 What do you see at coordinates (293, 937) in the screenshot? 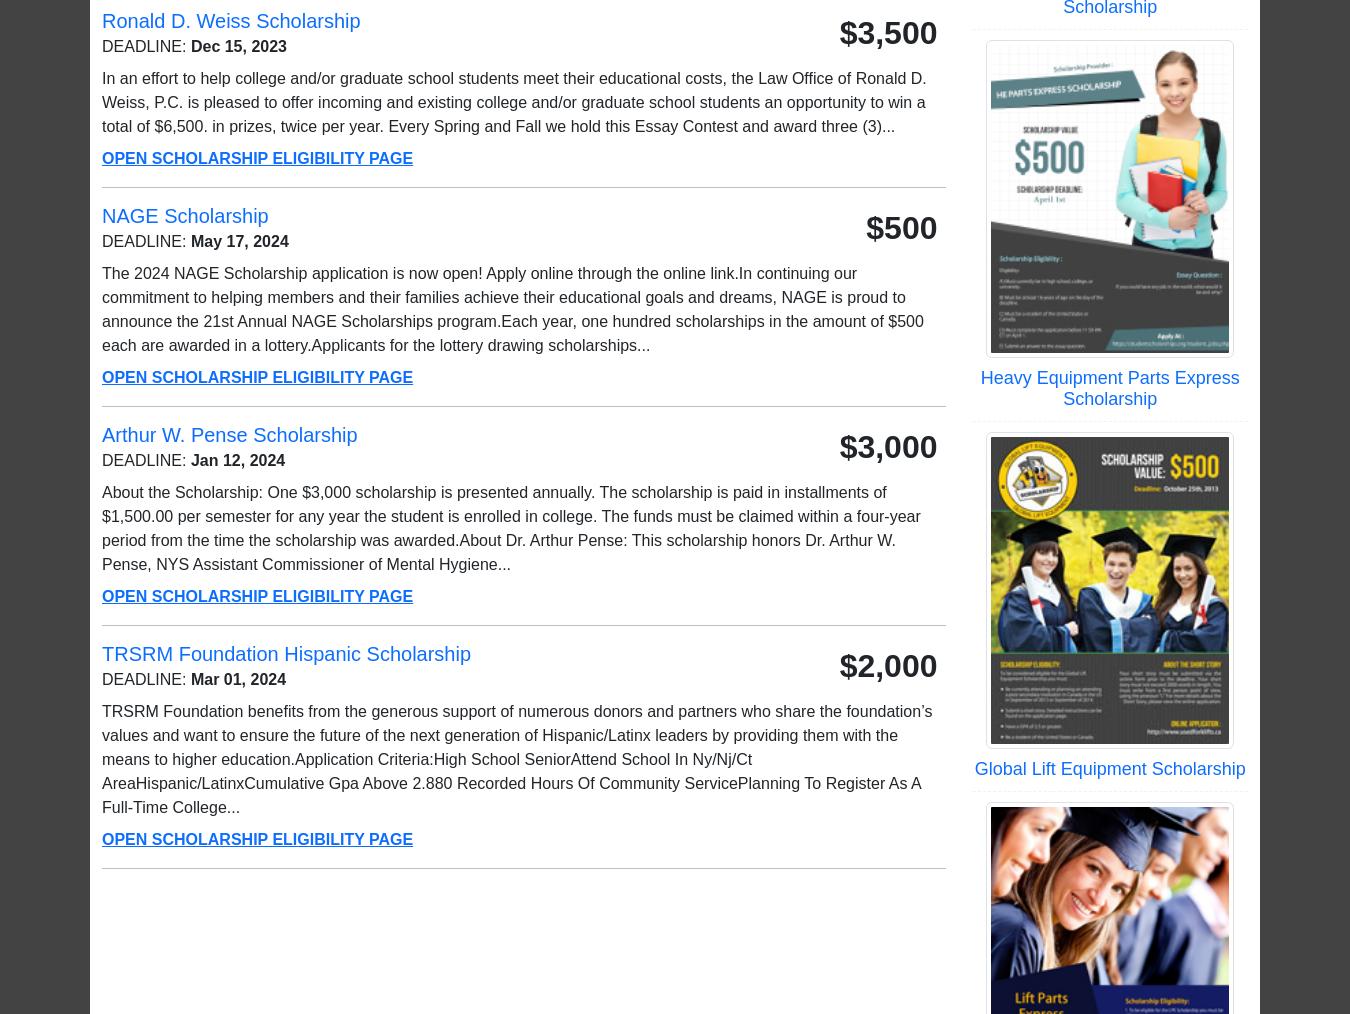
I see `'Scholarship Newsletter Signup'` at bounding box center [293, 937].